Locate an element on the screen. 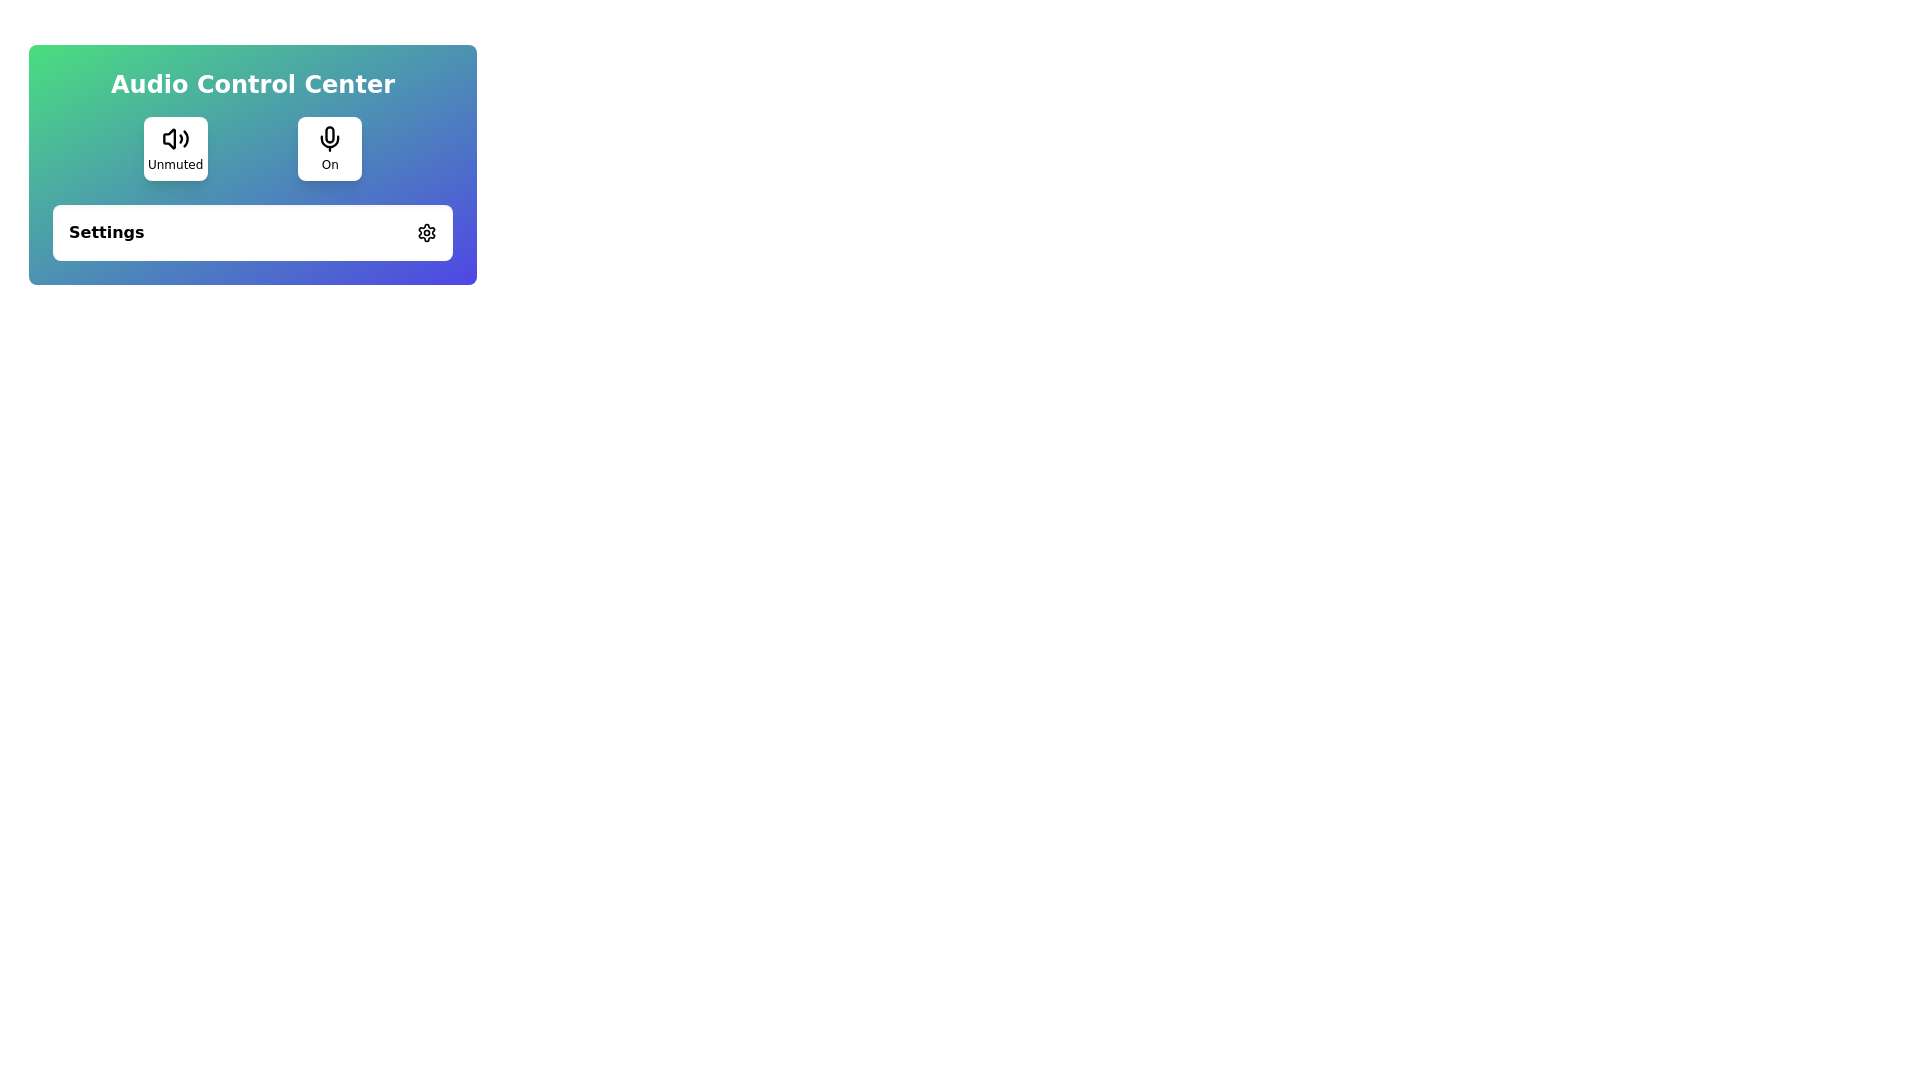 The width and height of the screenshot is (1920, 1080). the text label reading 'Unmuted', which is located at the bottom-center of a white rounded rectangular button with a shadow effect is located at coordinates (175, 164).